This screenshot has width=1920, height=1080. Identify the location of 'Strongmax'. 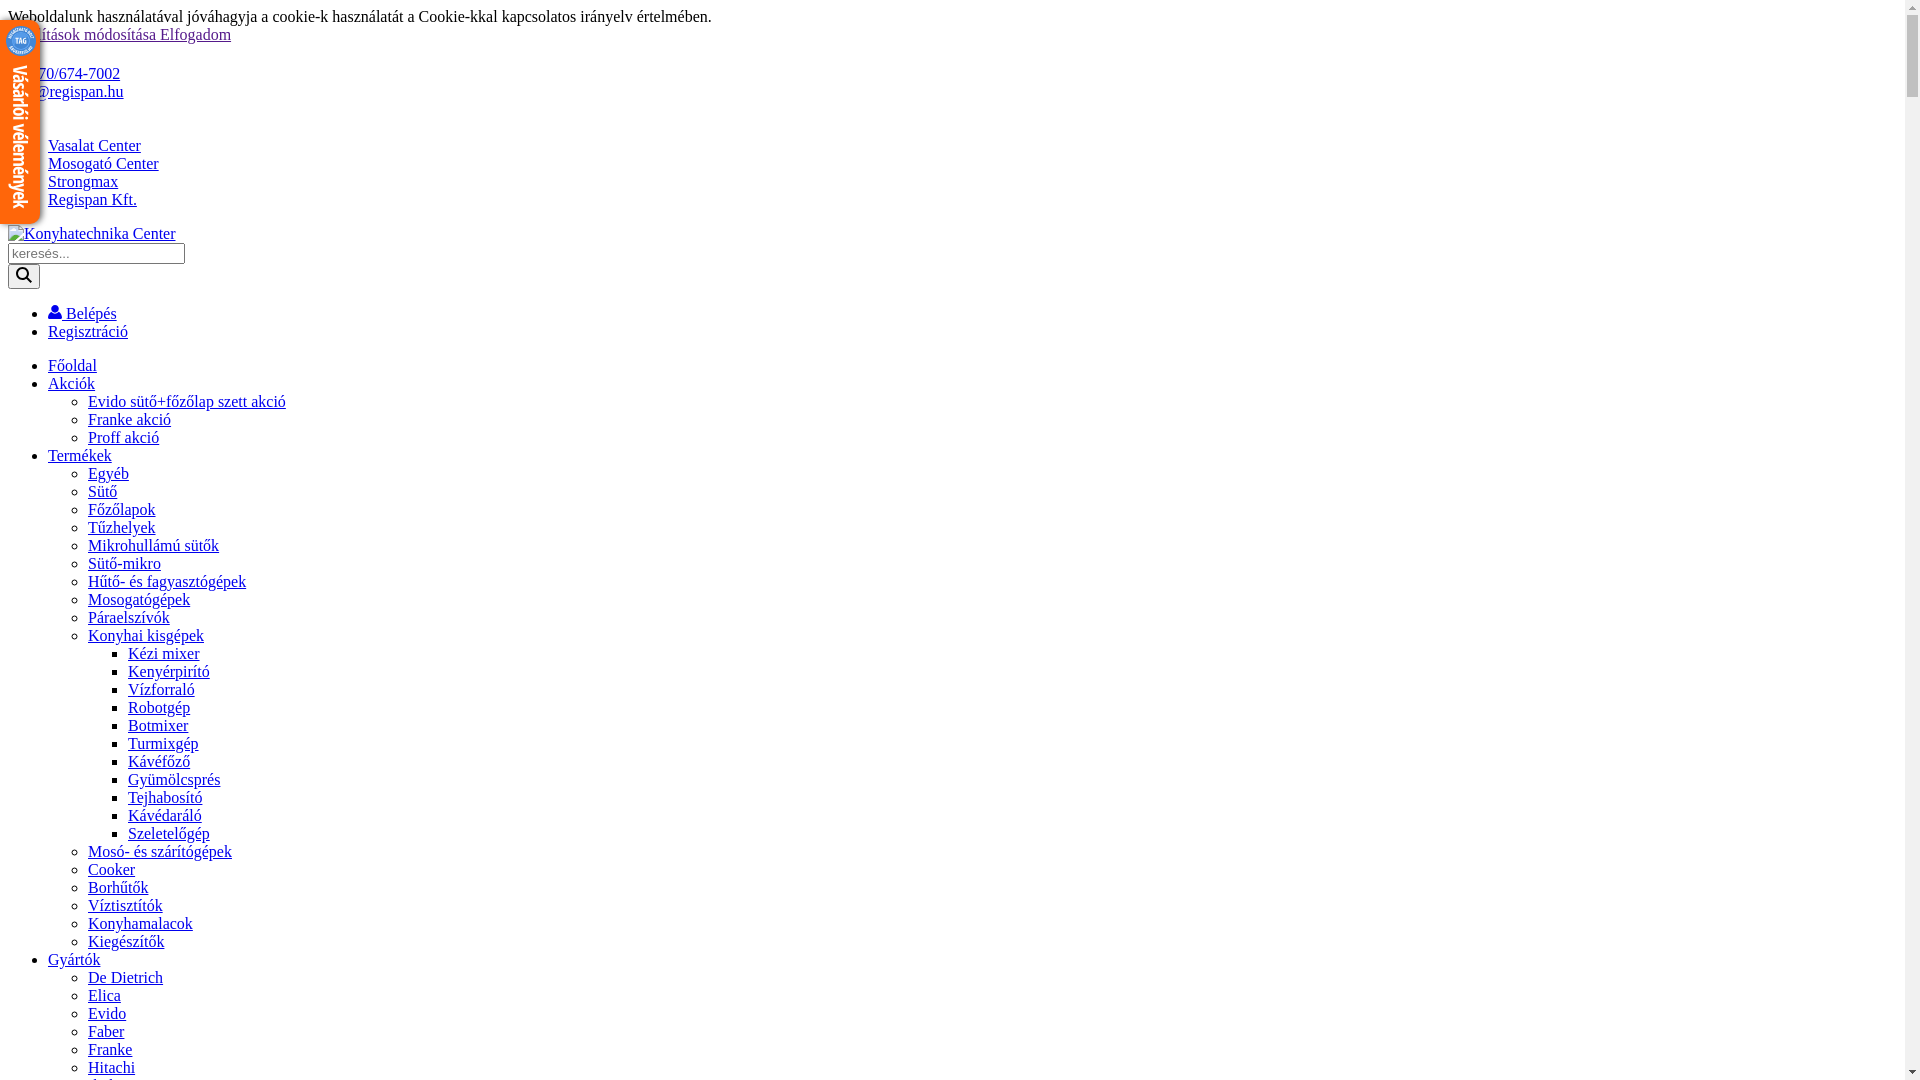
(48, 181).